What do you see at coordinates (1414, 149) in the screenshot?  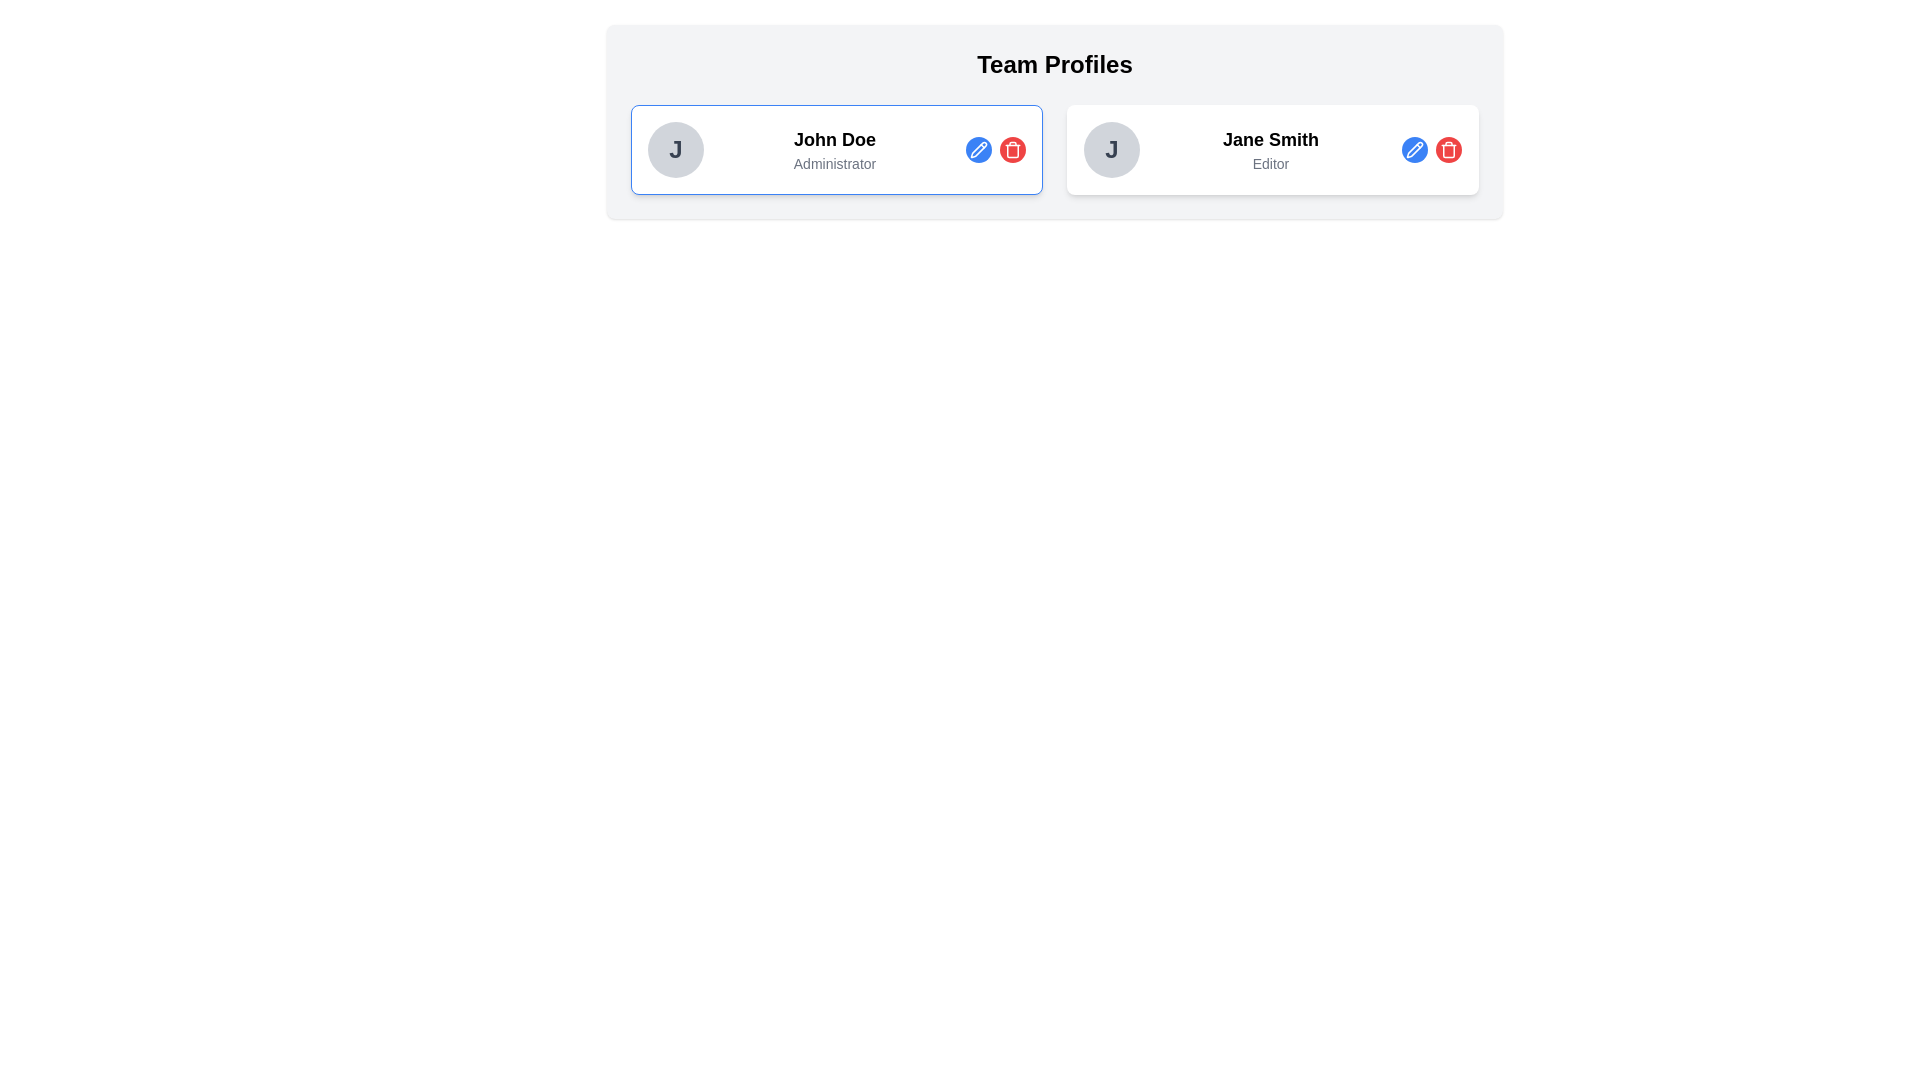 I see `the edit icon button located in Jane Smith's profile component` at bounding box center [1414, 149].